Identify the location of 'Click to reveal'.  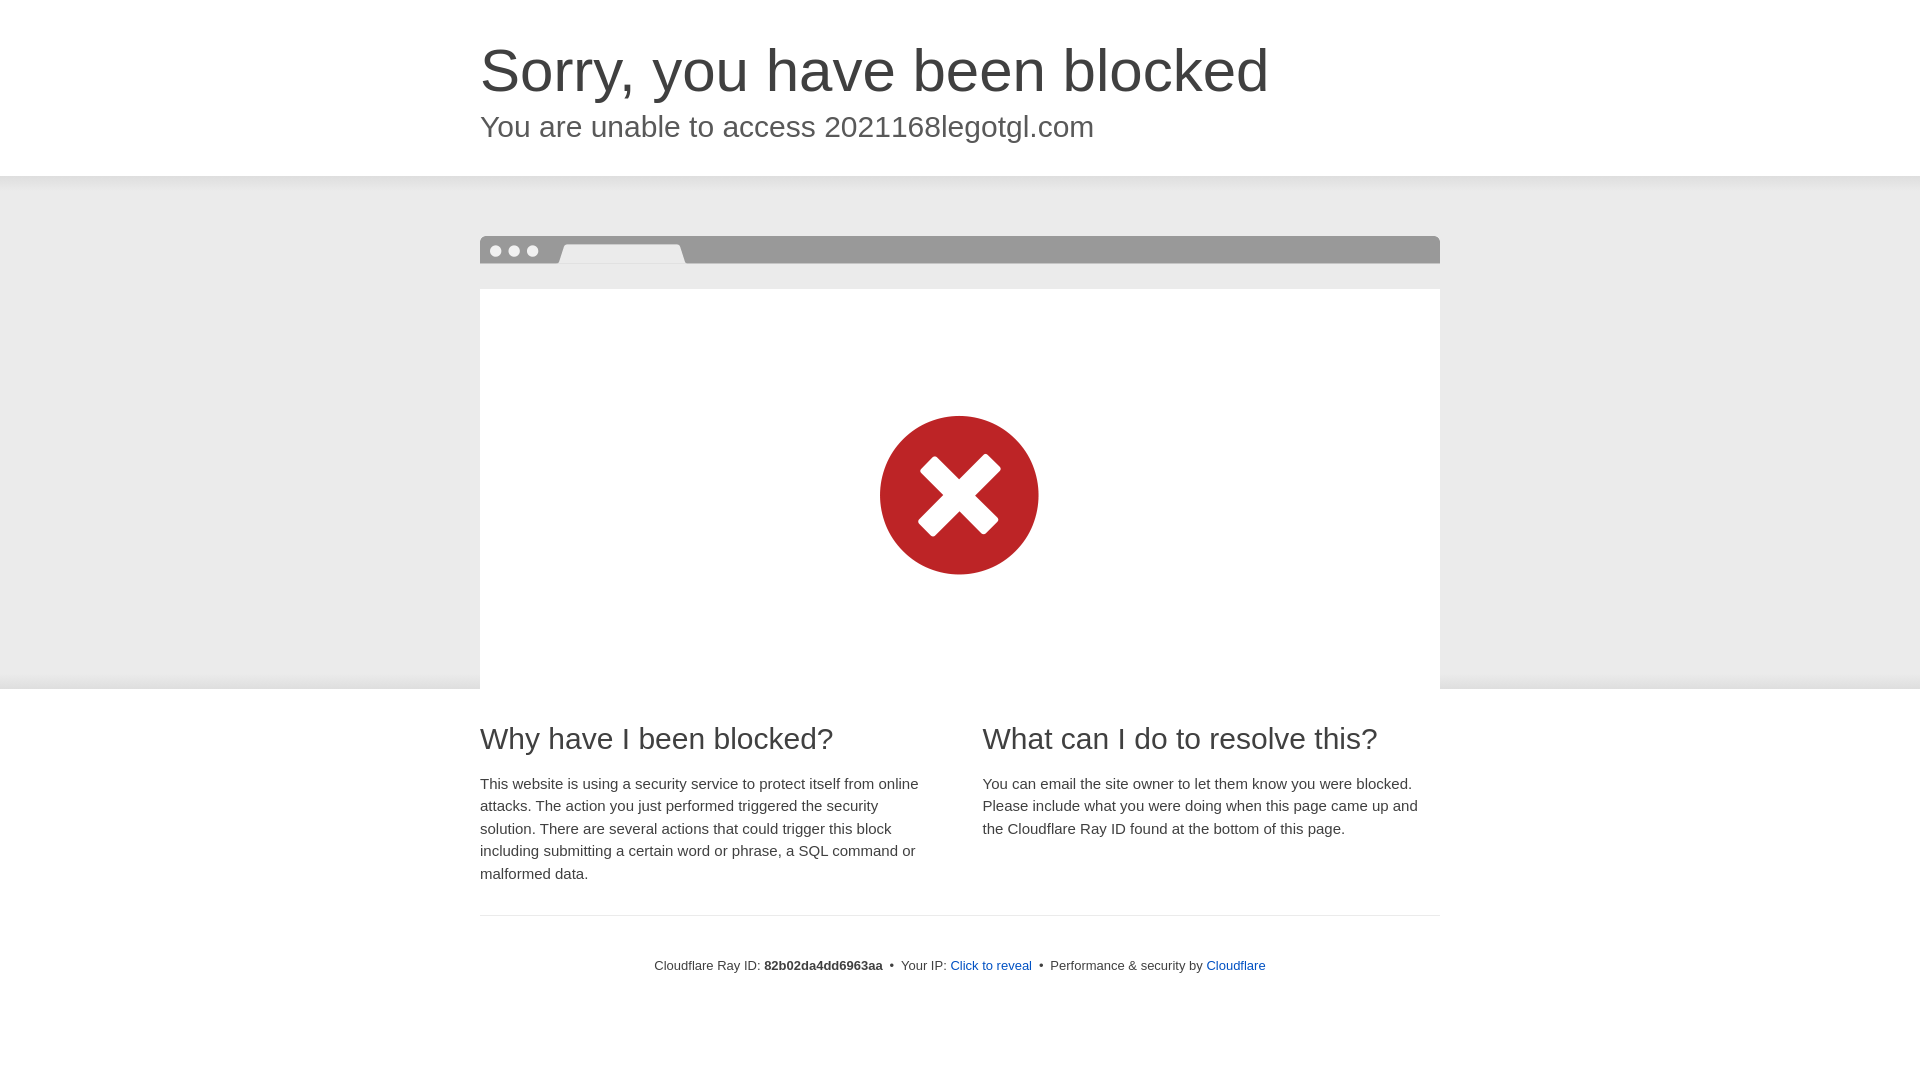
(990, 964).